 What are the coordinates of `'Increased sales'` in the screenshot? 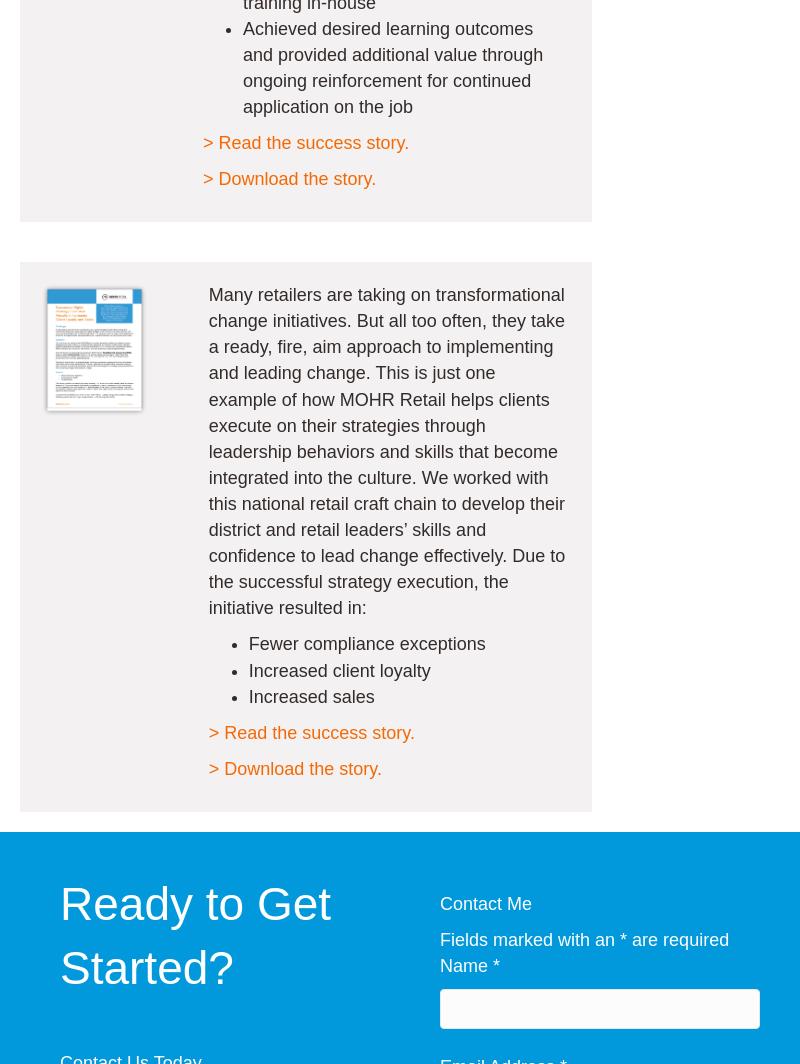 It's located at (310, 695).